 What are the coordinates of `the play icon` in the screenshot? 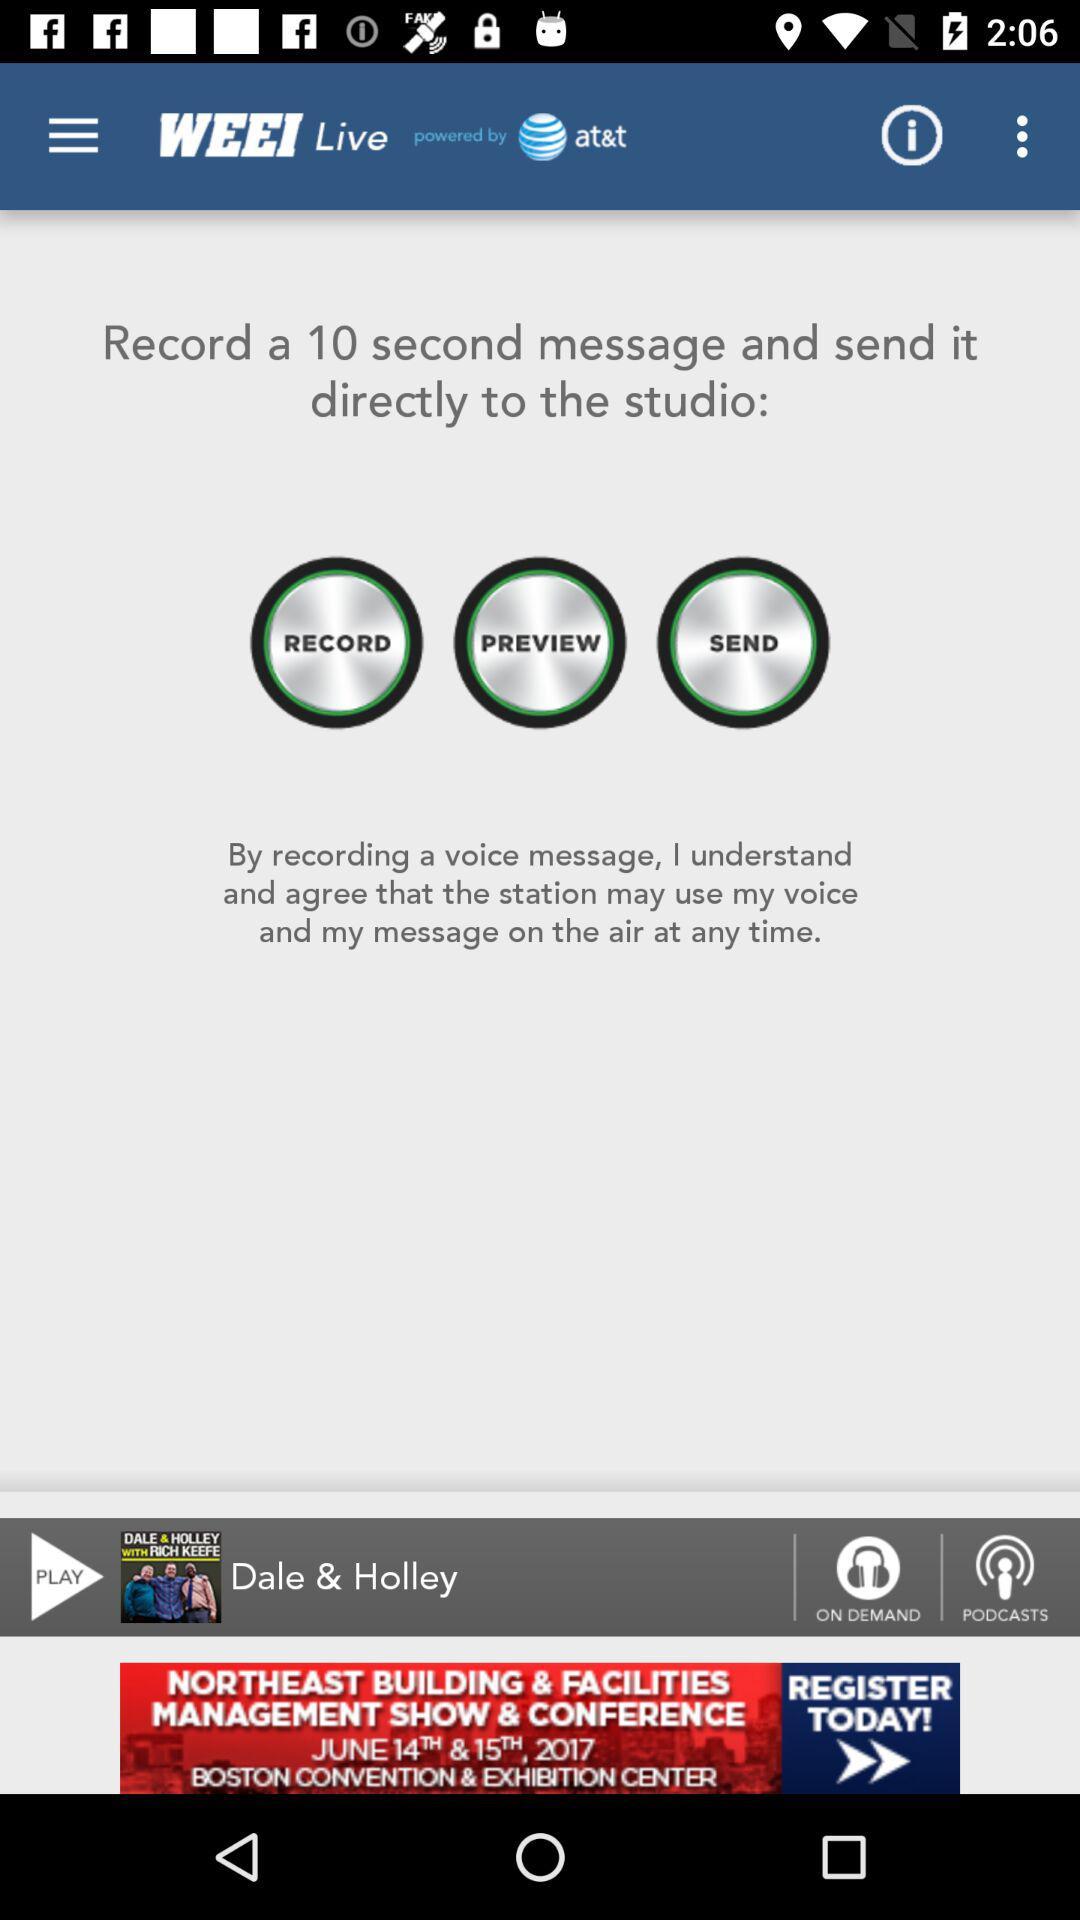 It's located at (54, 1576).